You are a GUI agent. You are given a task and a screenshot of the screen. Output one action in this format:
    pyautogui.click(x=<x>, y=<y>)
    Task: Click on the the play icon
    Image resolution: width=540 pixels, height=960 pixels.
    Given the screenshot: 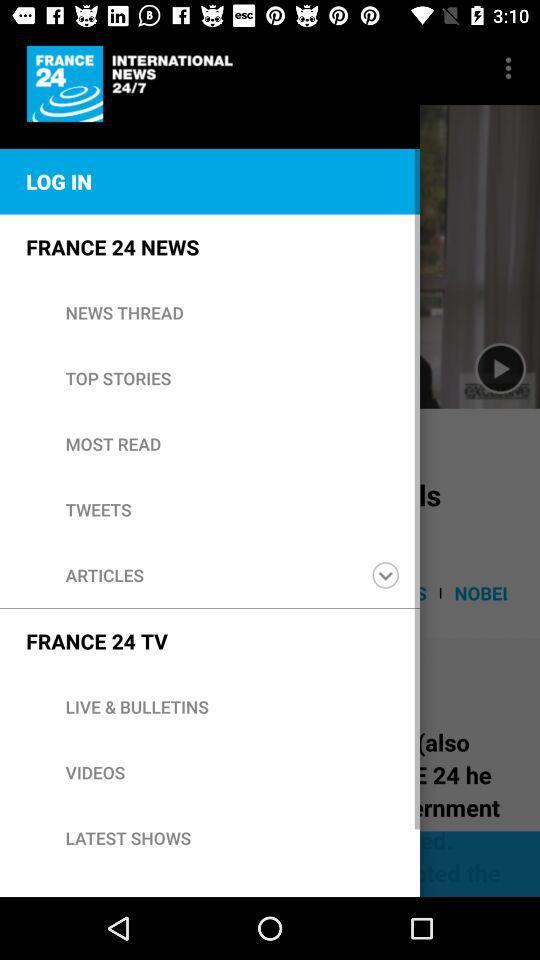 What is the action you would take?
    pyautogui.click(x=499, y=368)
    